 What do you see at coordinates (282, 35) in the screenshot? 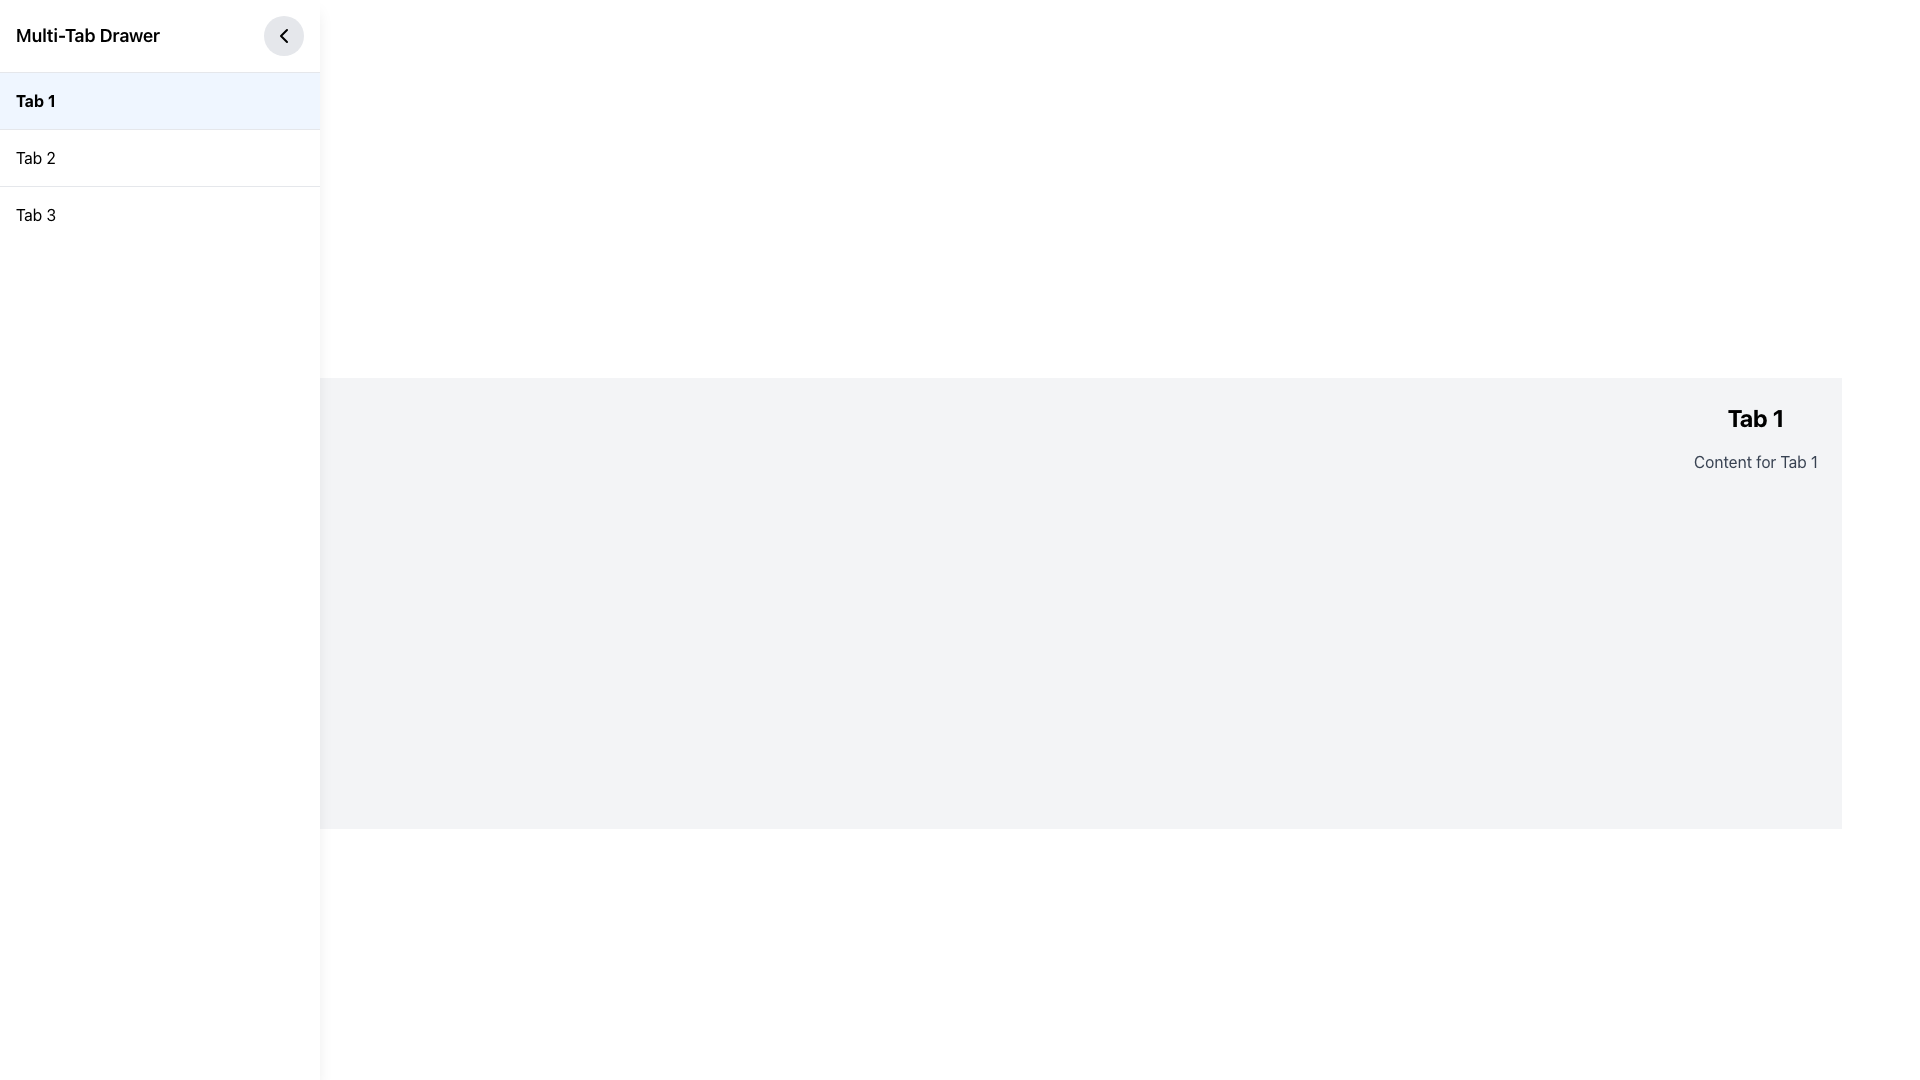
I see `the left-pointing chevron icon, which is styled with a black outline and located within a circular button with a light gray background, positioned at the top-left side of the interface adjacent to the 'Multi-Tab Drawer' label` at bounding box center [282, 35].